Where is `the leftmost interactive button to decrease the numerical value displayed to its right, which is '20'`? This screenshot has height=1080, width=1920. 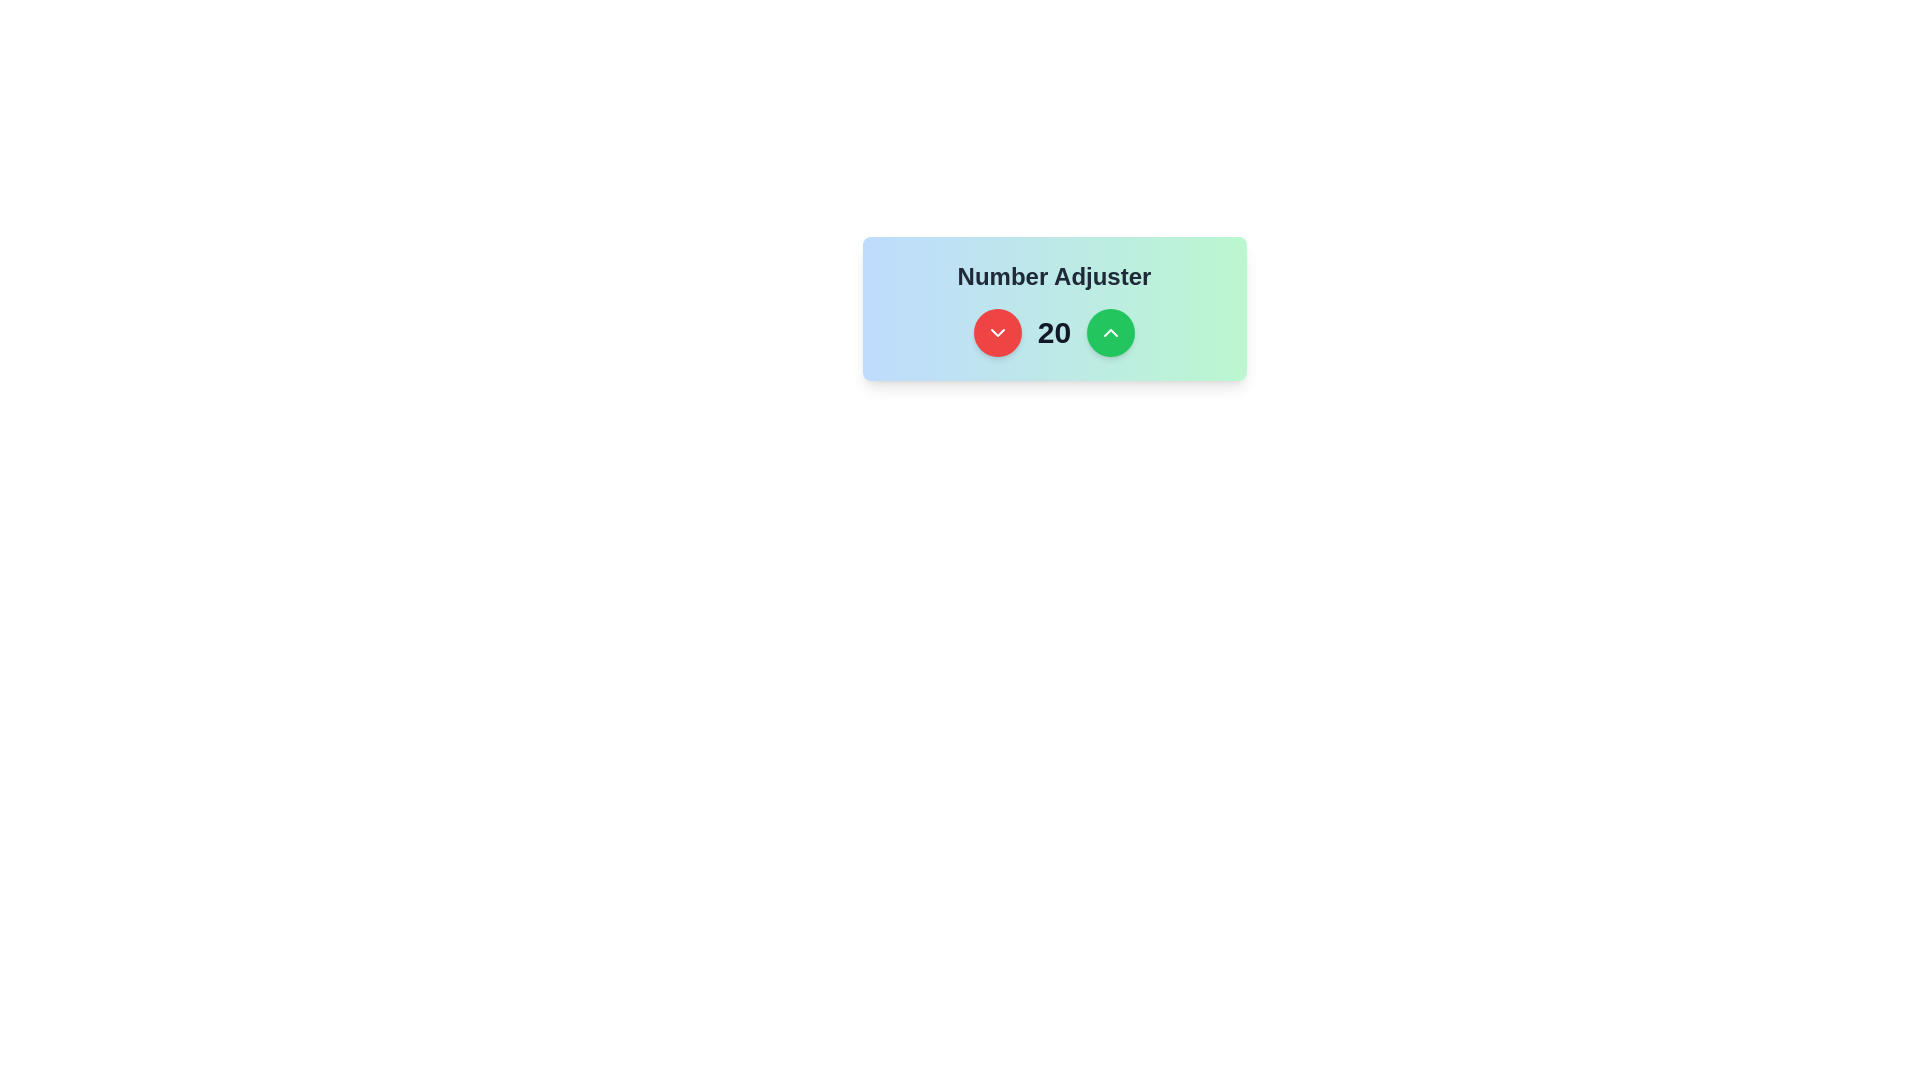
the leftmost interactive button to decrease the numerical value displayed to its right, which is '20' is located at coordinates (997, 331).